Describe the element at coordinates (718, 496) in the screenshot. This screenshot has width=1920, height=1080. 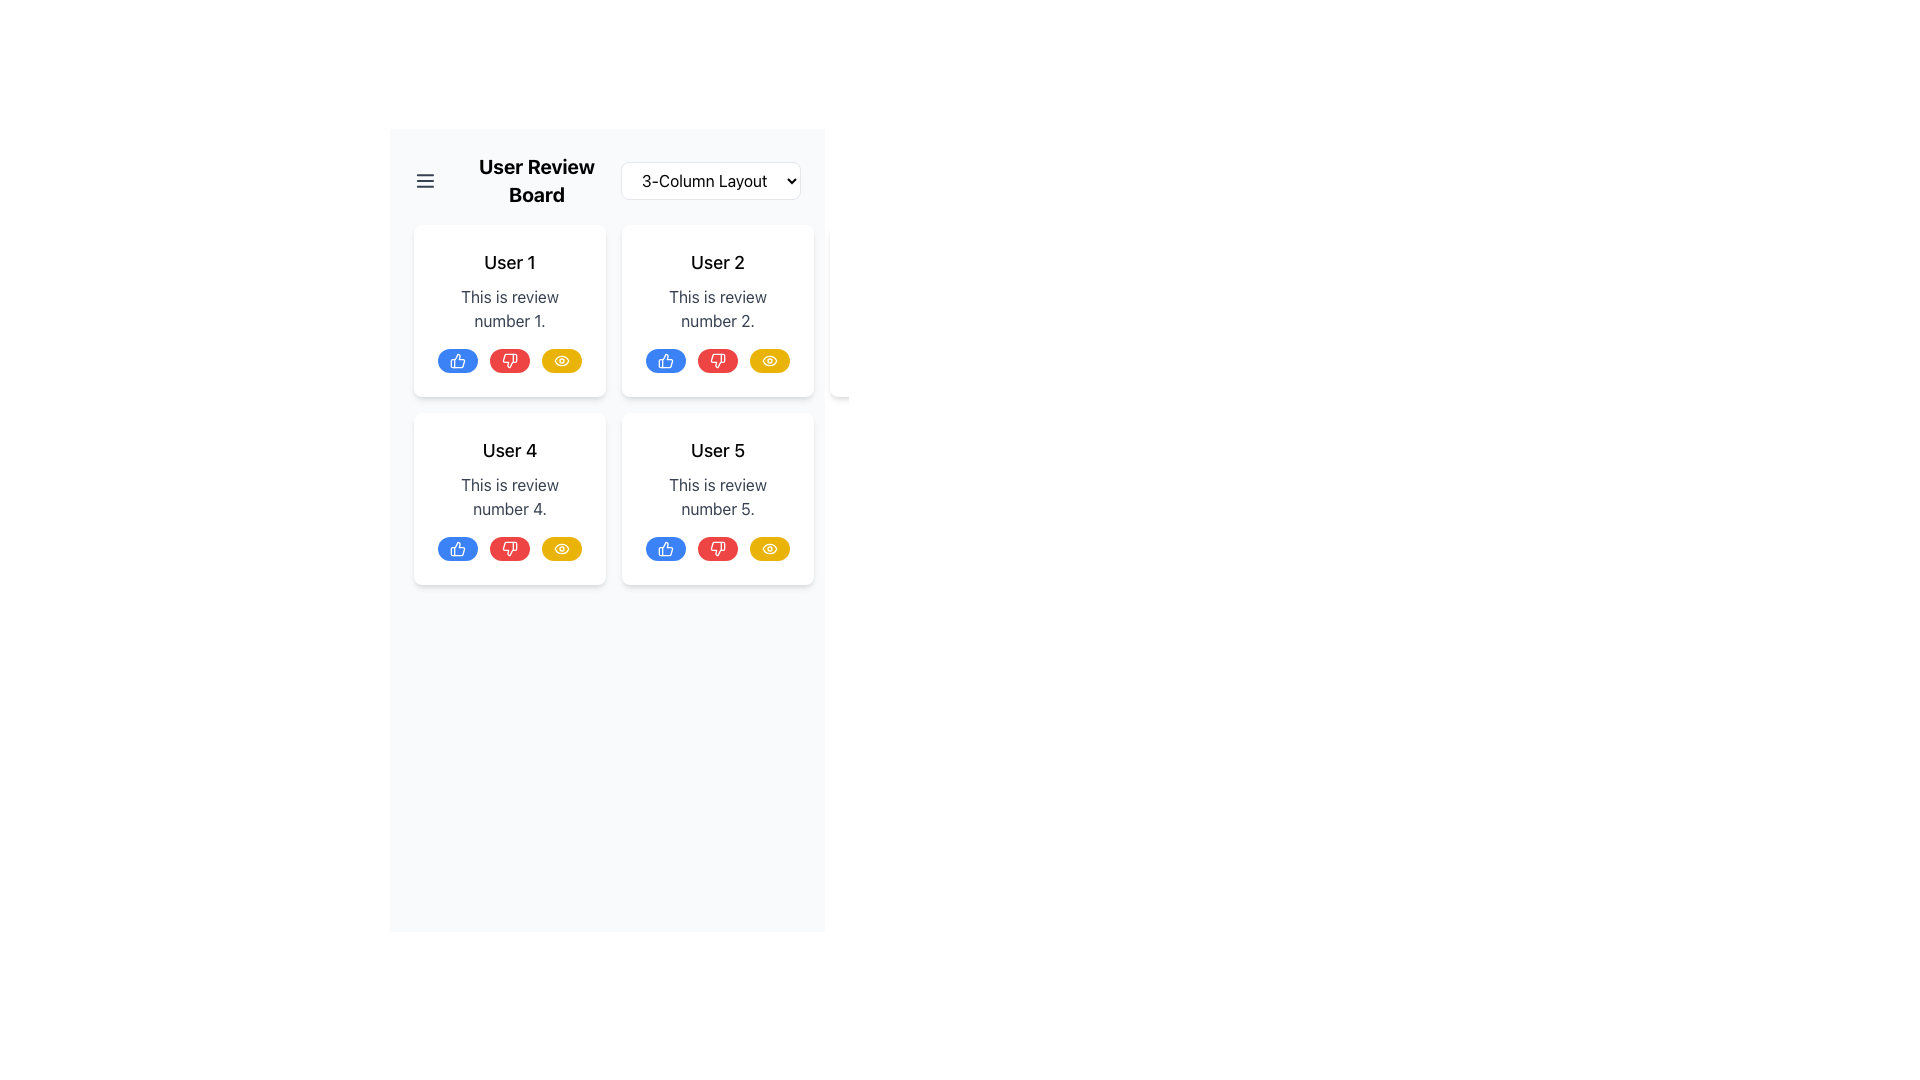
I see `the static text element displaying 'This is review number 5.' located below the title 'User 5' in the review card grid layout` at that location.